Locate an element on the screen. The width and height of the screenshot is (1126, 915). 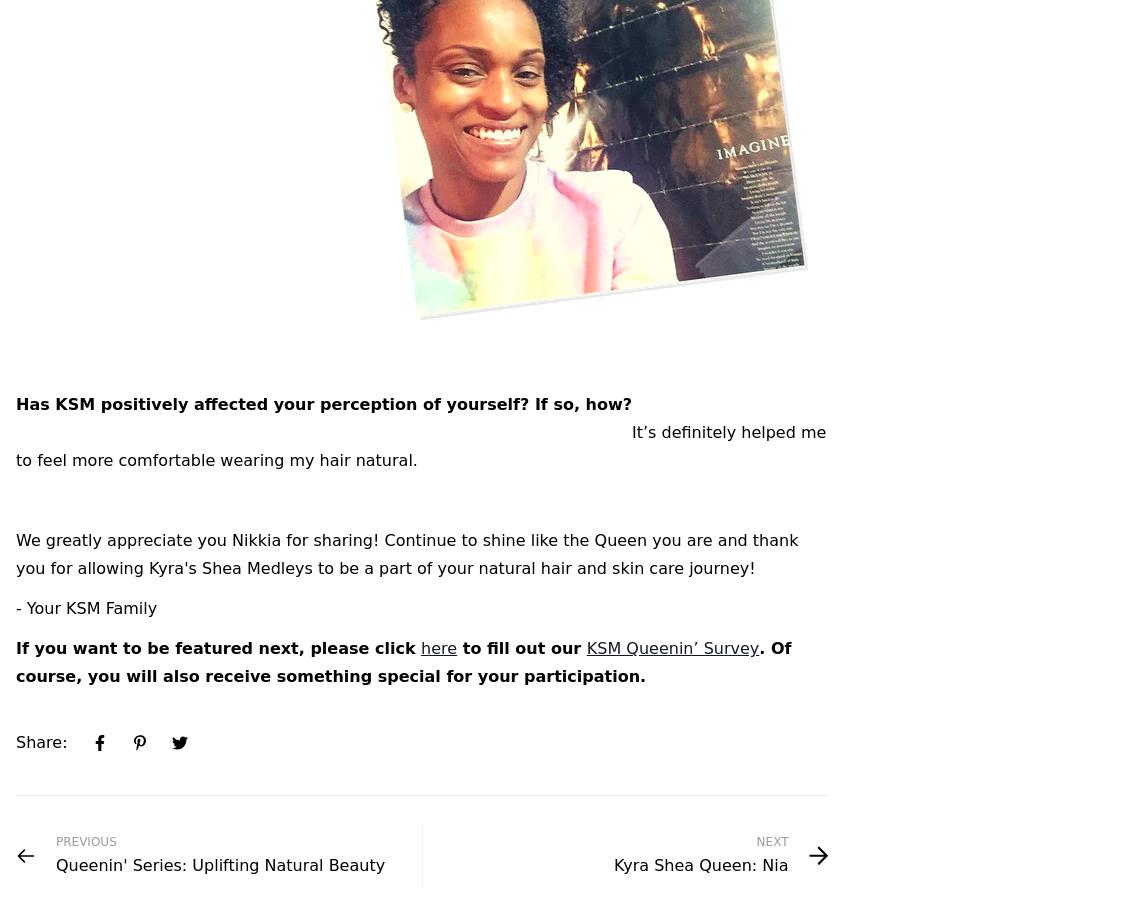
'Next' is located at coordinates (770, 841).